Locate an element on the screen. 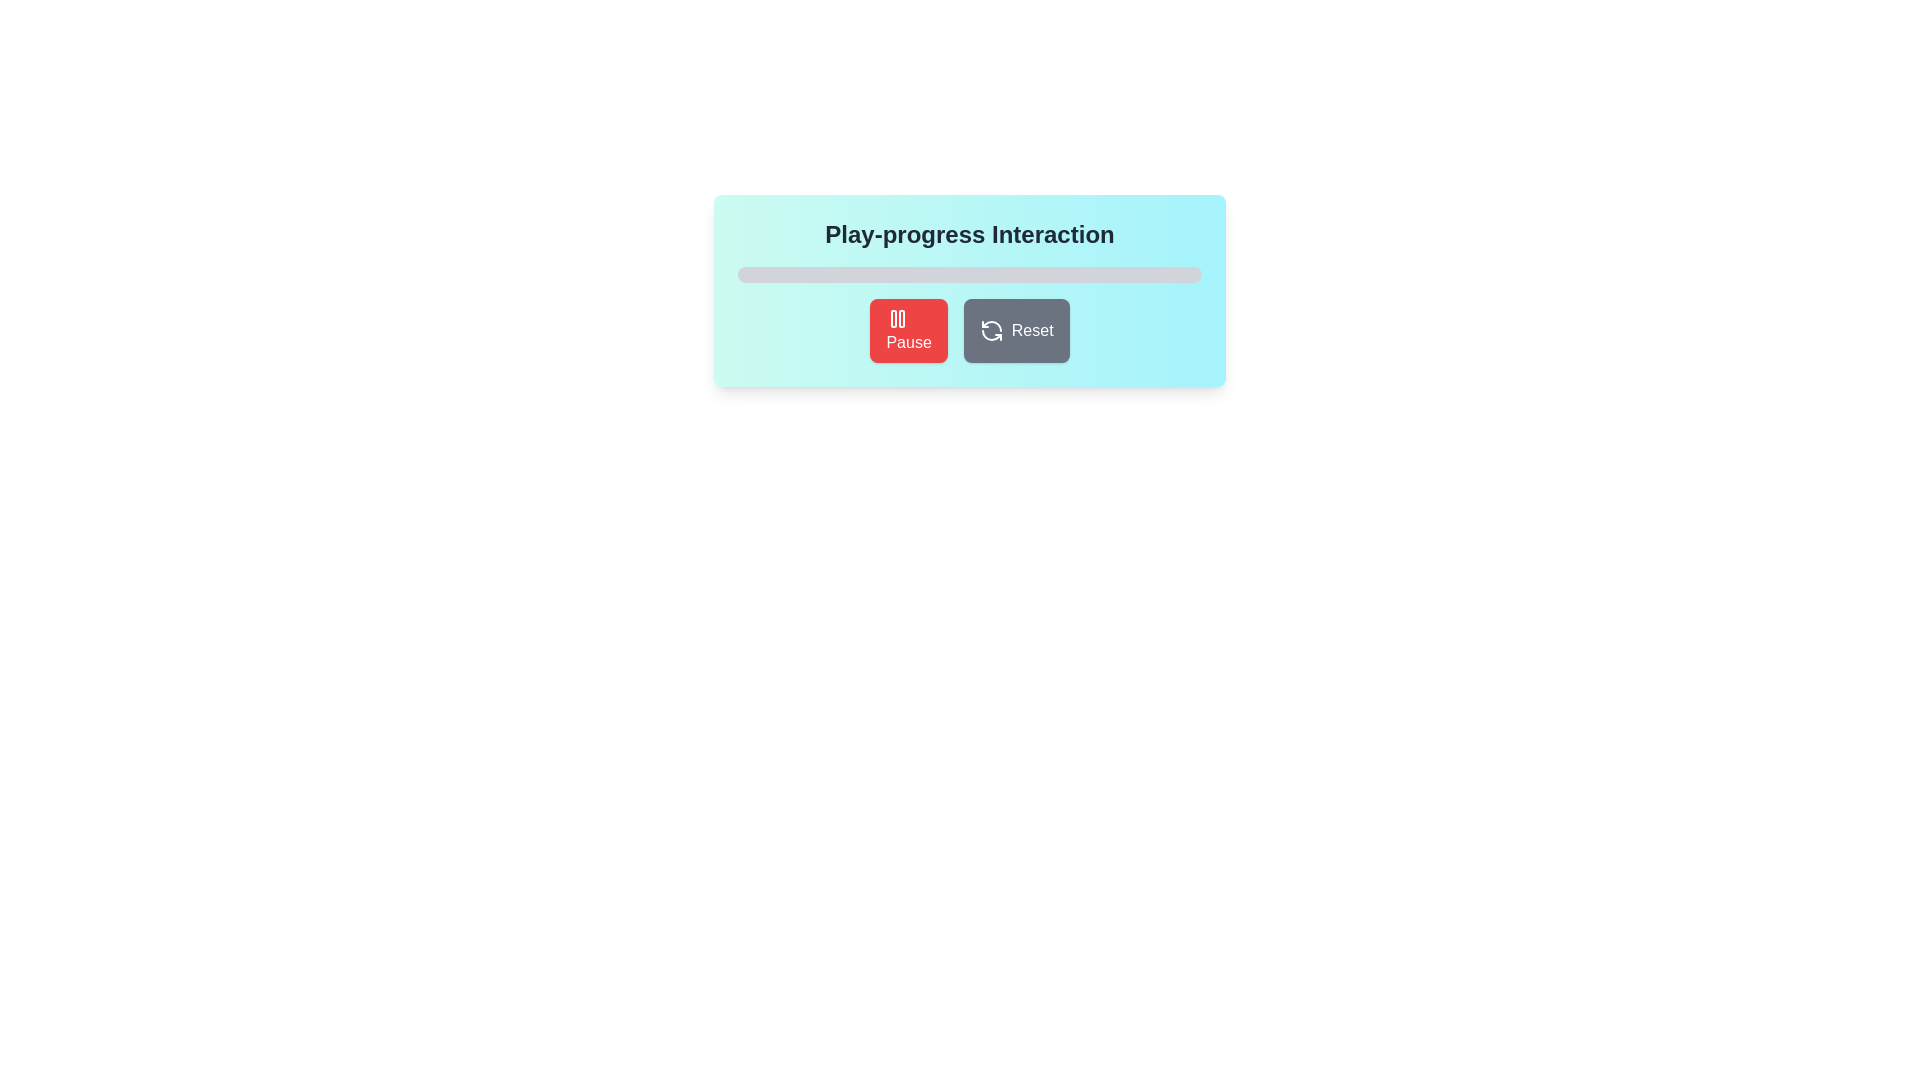  the red 'Pause' button with white text and a pause icon is located at coordinates (908, 330).